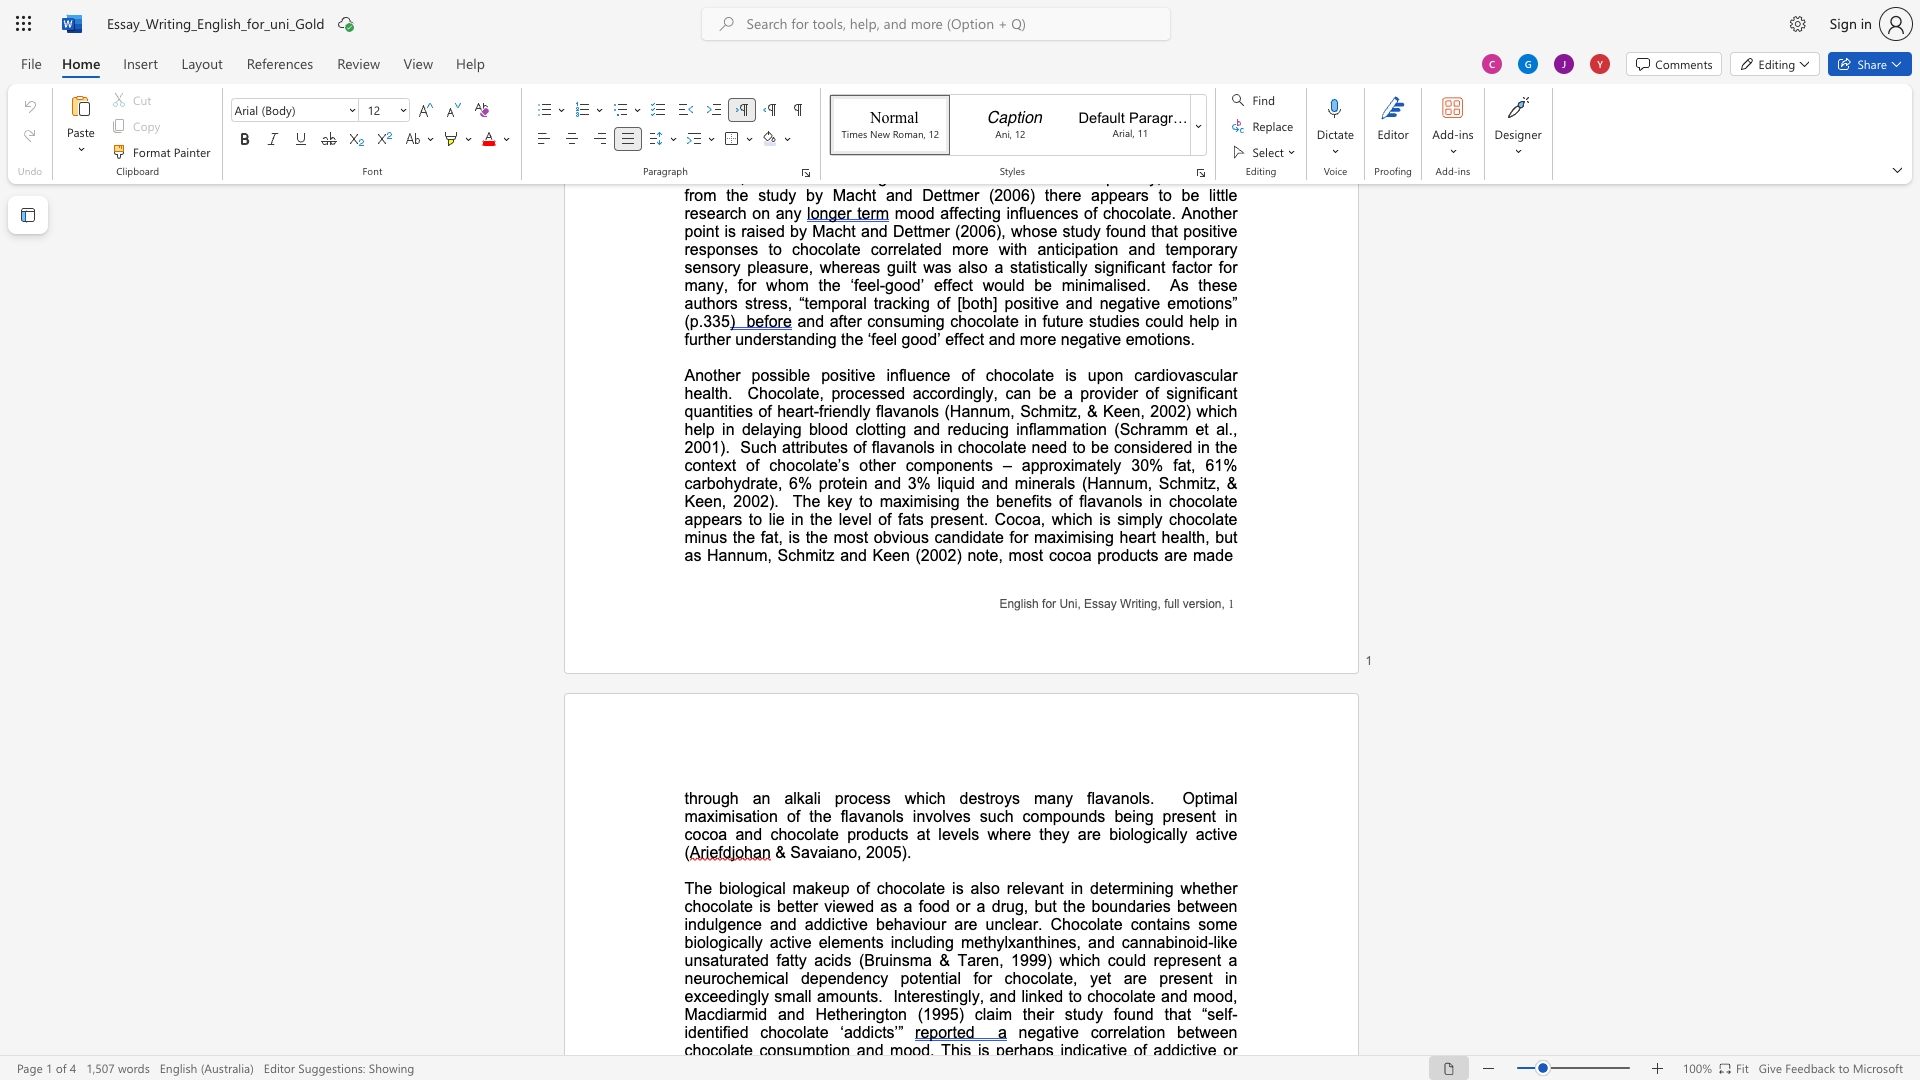 Image resolution: width=1920 pixels, height=1080 pixels. I want to click on the 3th character "l" in the text, so click(1131, 996).